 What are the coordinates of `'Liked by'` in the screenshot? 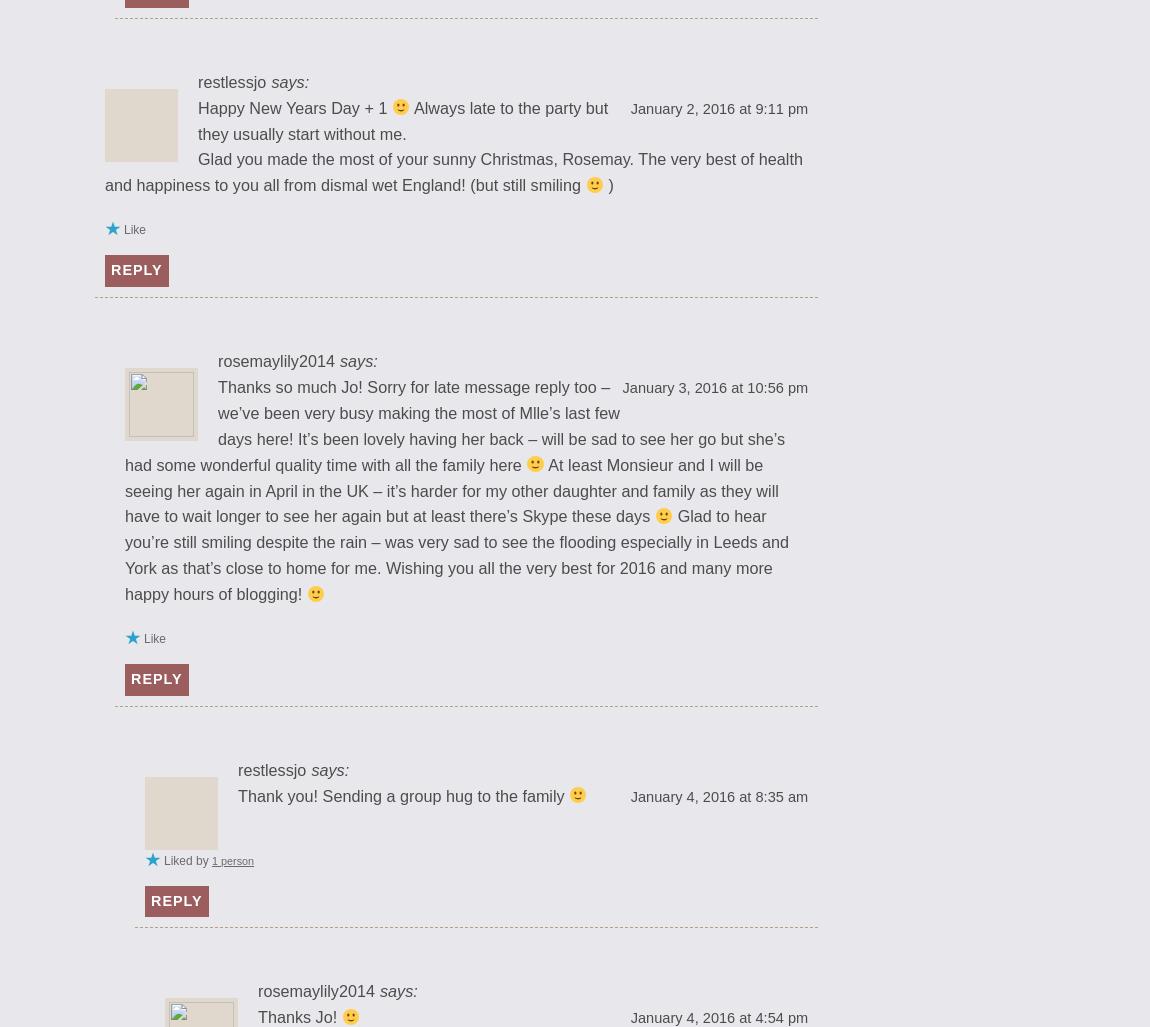 It's located at (187, 859).